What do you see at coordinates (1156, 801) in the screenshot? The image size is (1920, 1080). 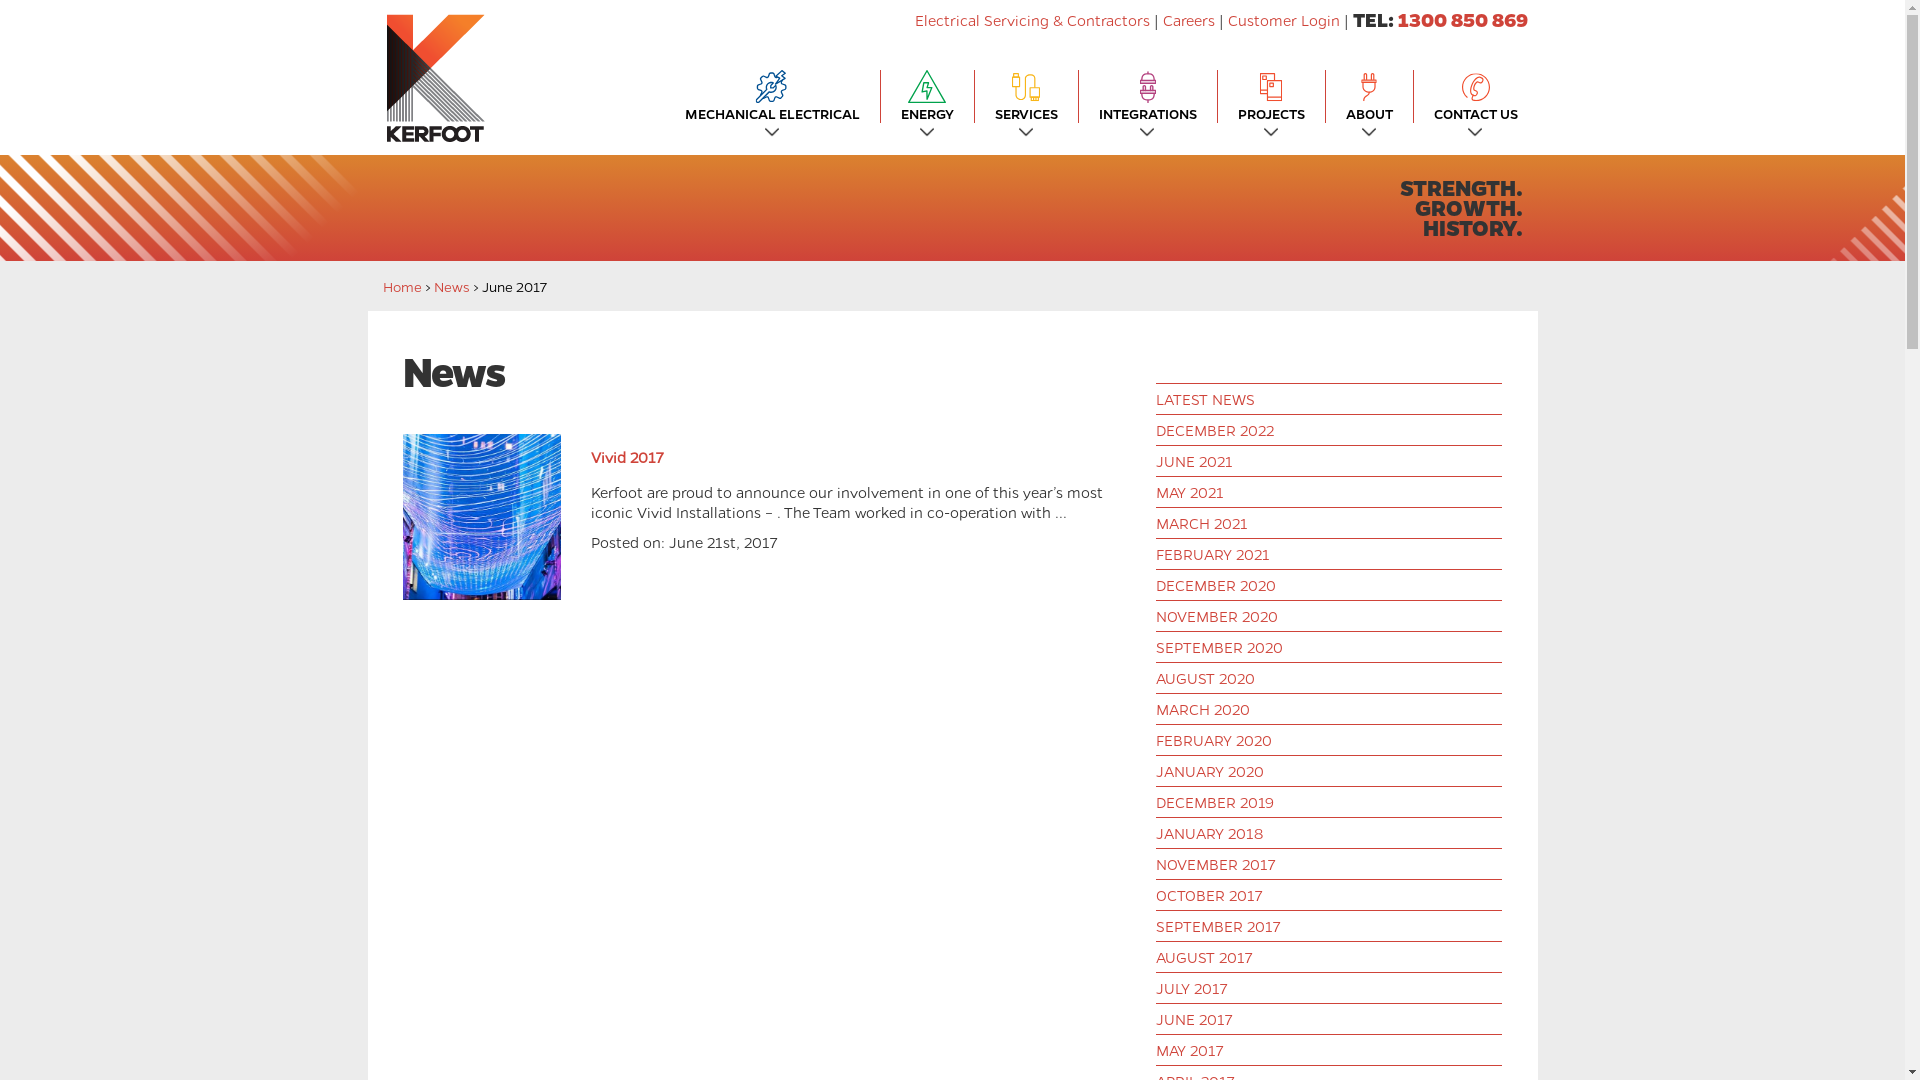 I see `'DECEMBER 2019'` at bounding box center [1156, 801].